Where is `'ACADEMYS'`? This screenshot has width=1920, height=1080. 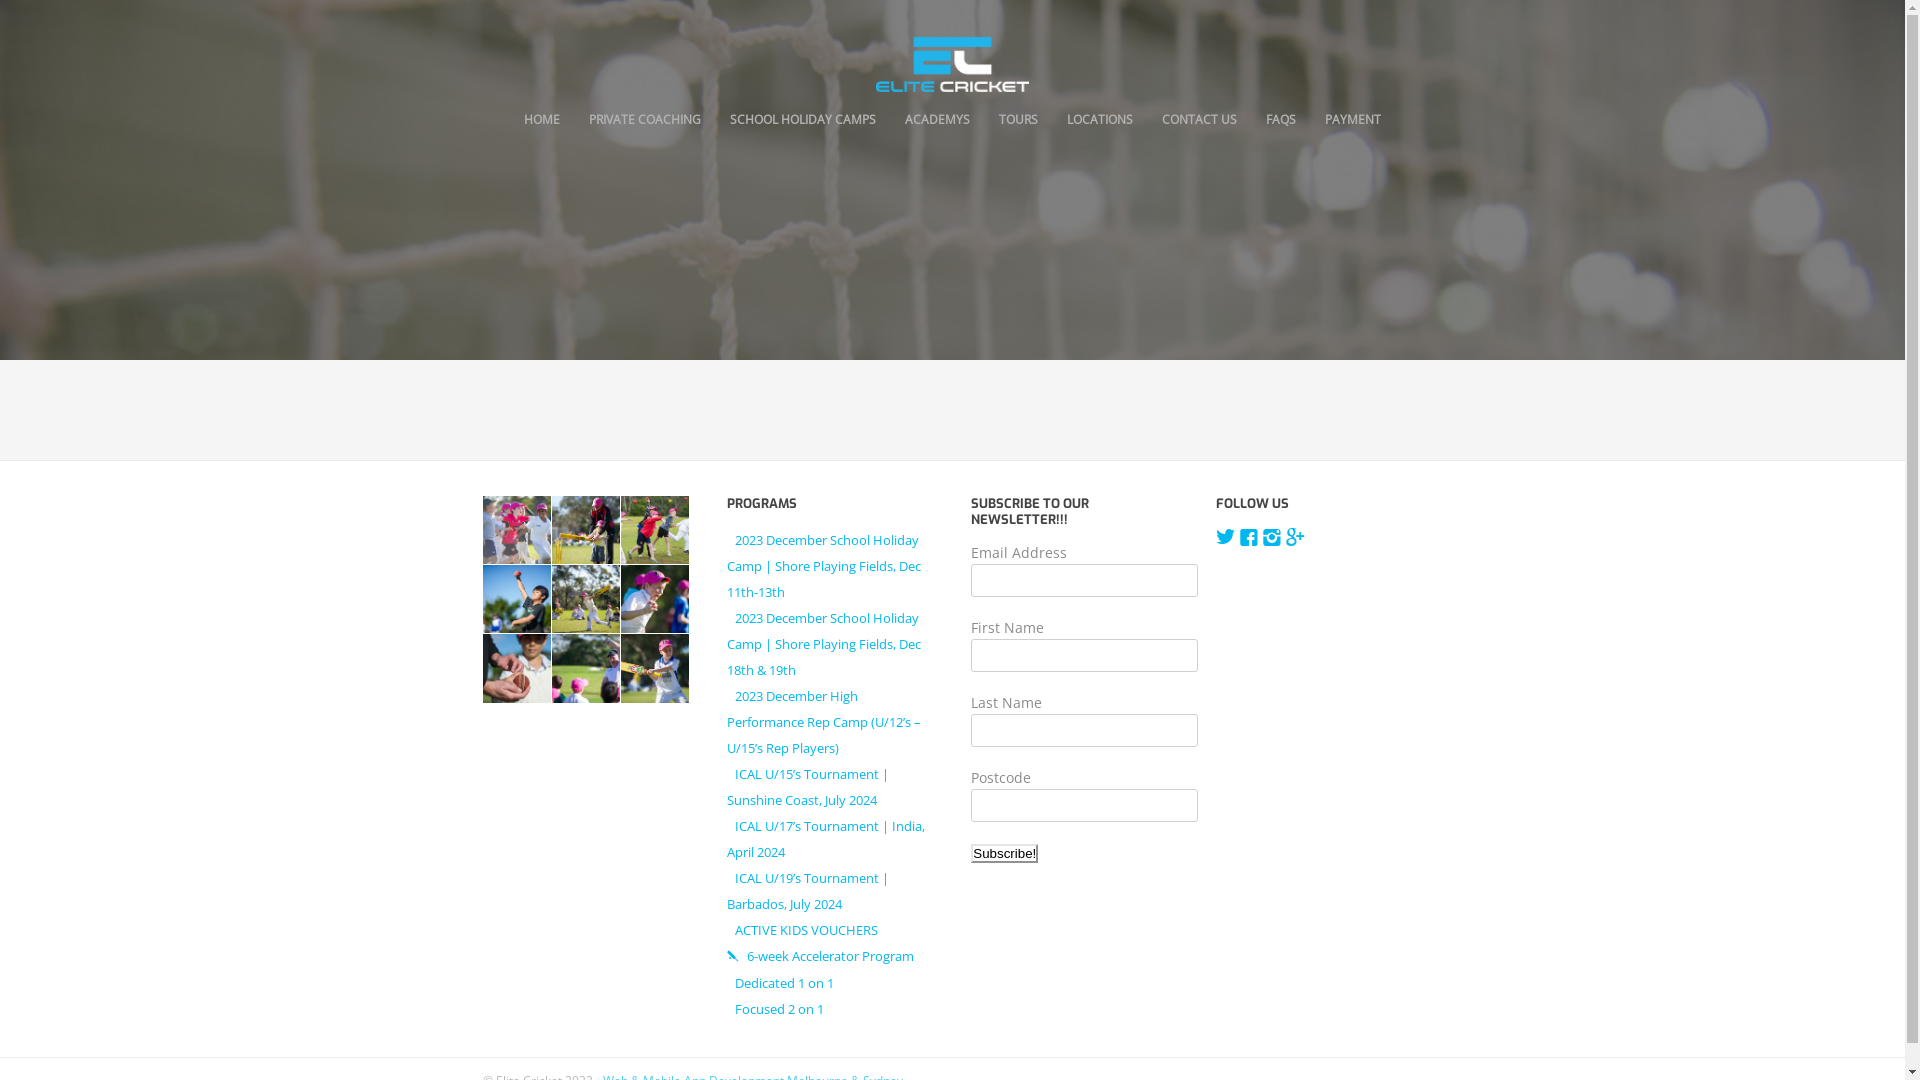 'ACADEMYS' is located at coordinates (904, 119).